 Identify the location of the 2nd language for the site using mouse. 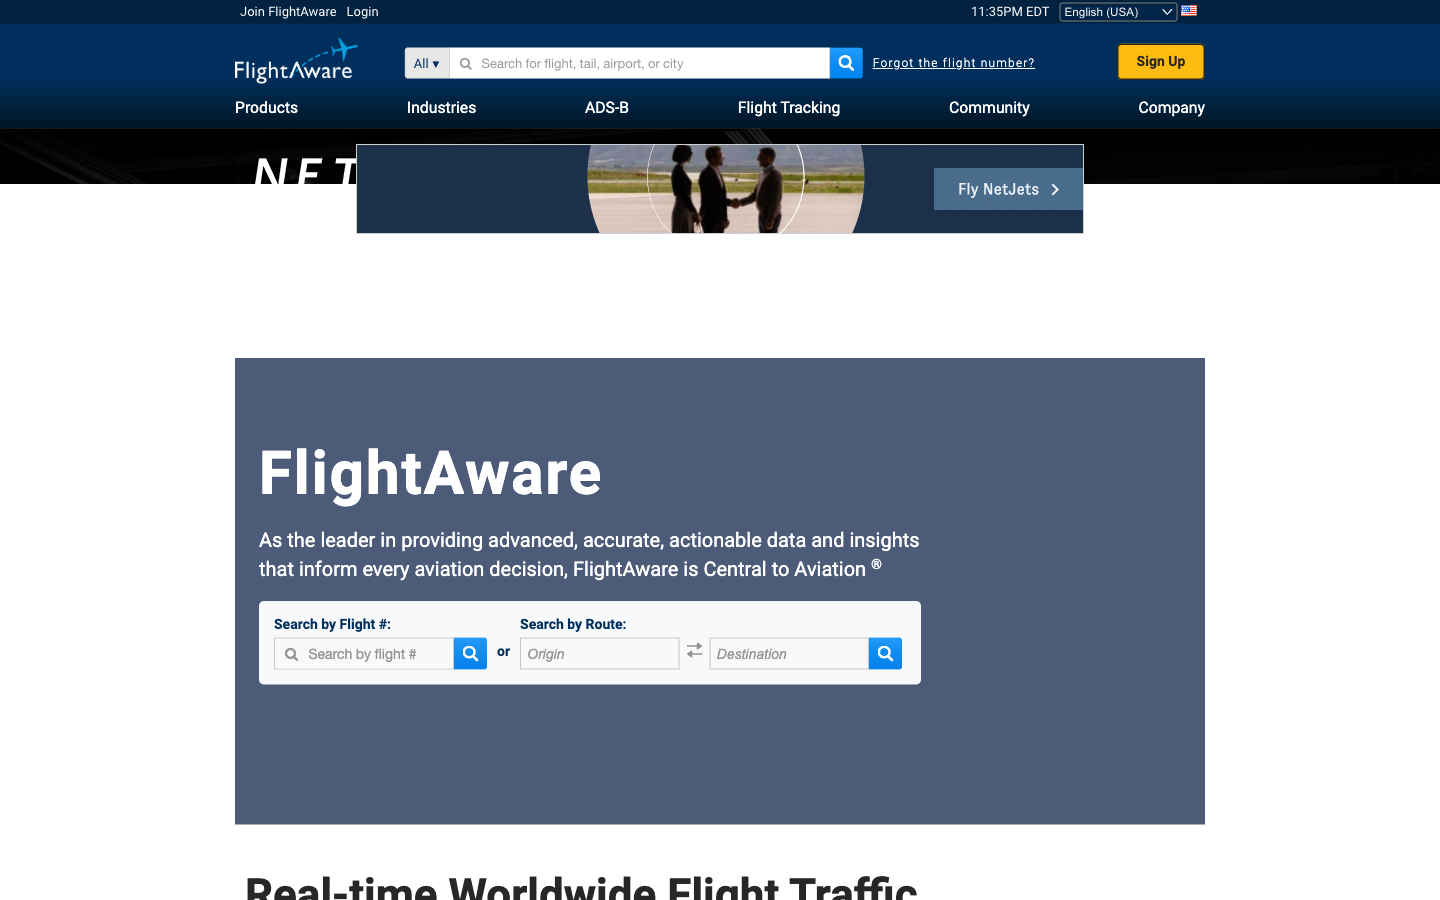
(1118, 10).